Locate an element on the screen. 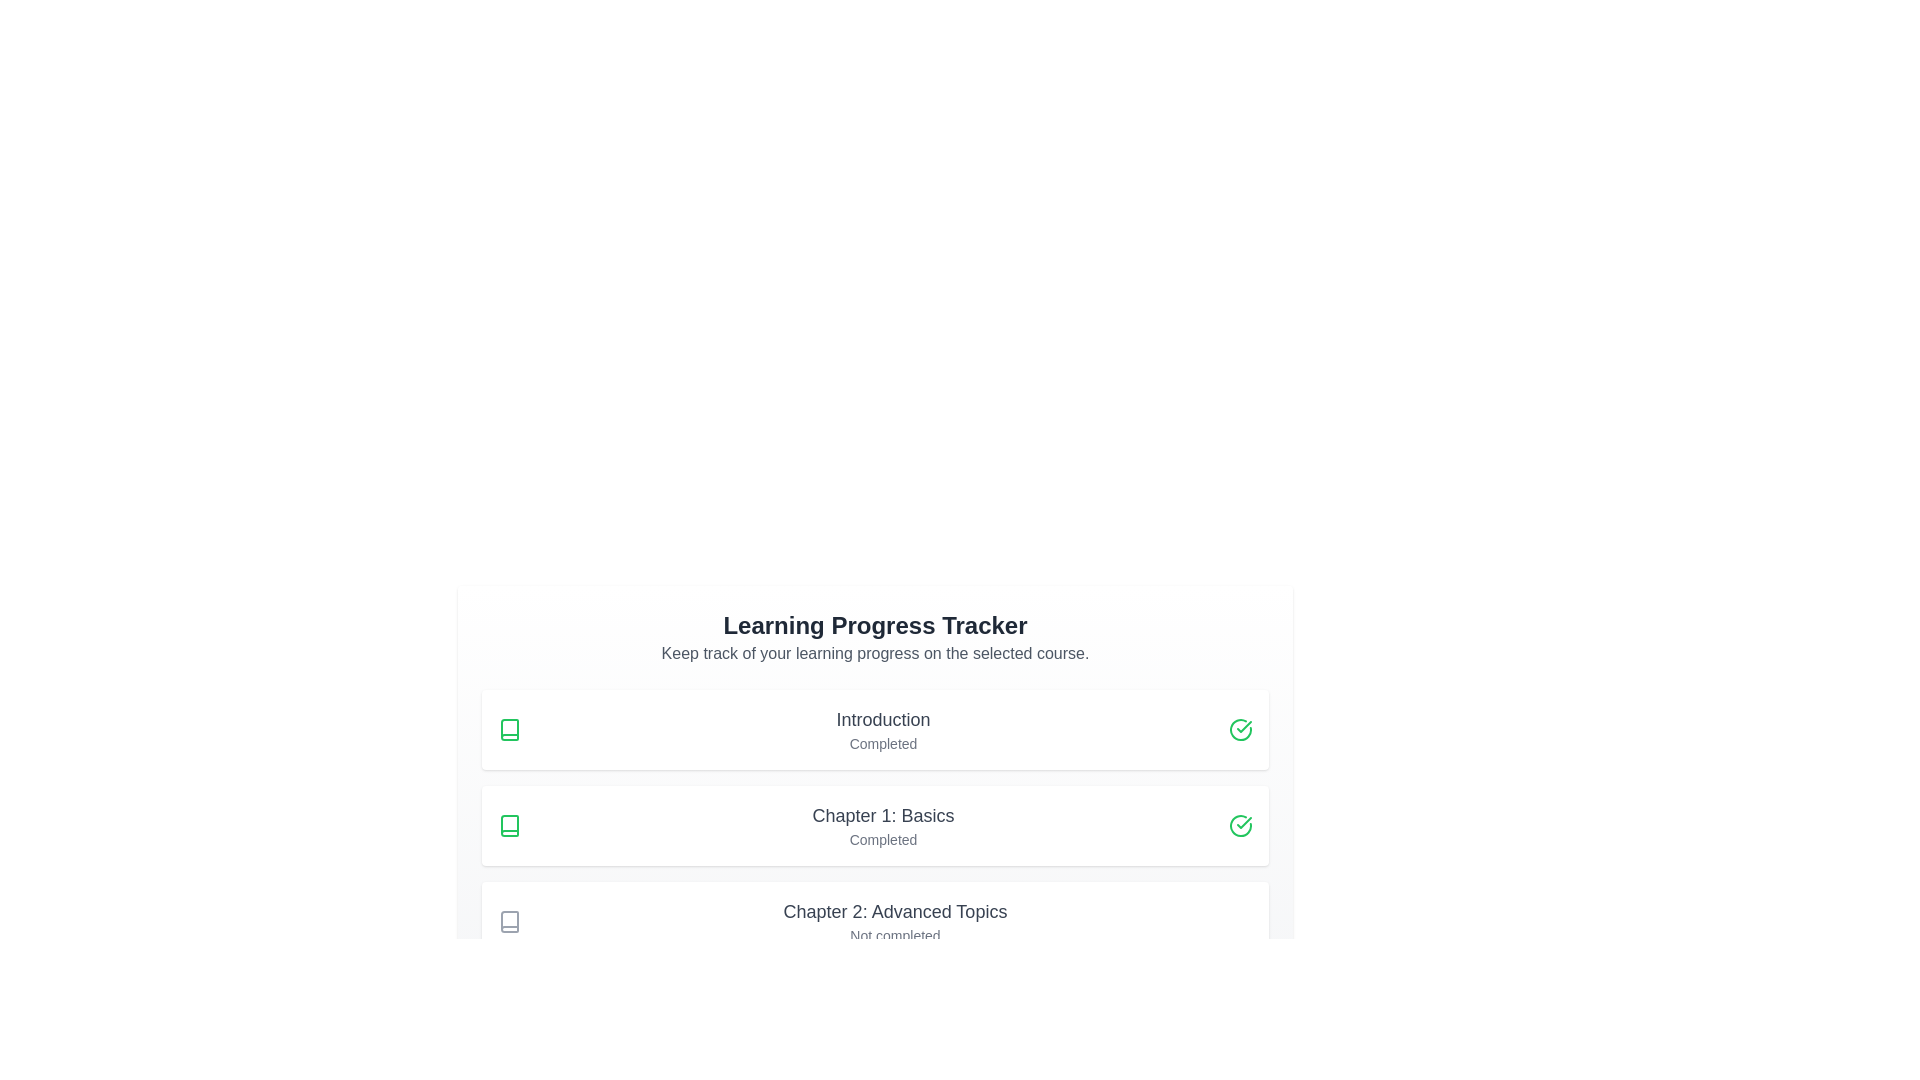 Image resolution: width=1920 pixels, height=1080 pixels. the informational card indicating 'Chapter 2: Advanced Topics' in the learning progress tracker, which is located below 'Chapter 1: Basics' and occupies the third slot is located at coordinates (894, 921).